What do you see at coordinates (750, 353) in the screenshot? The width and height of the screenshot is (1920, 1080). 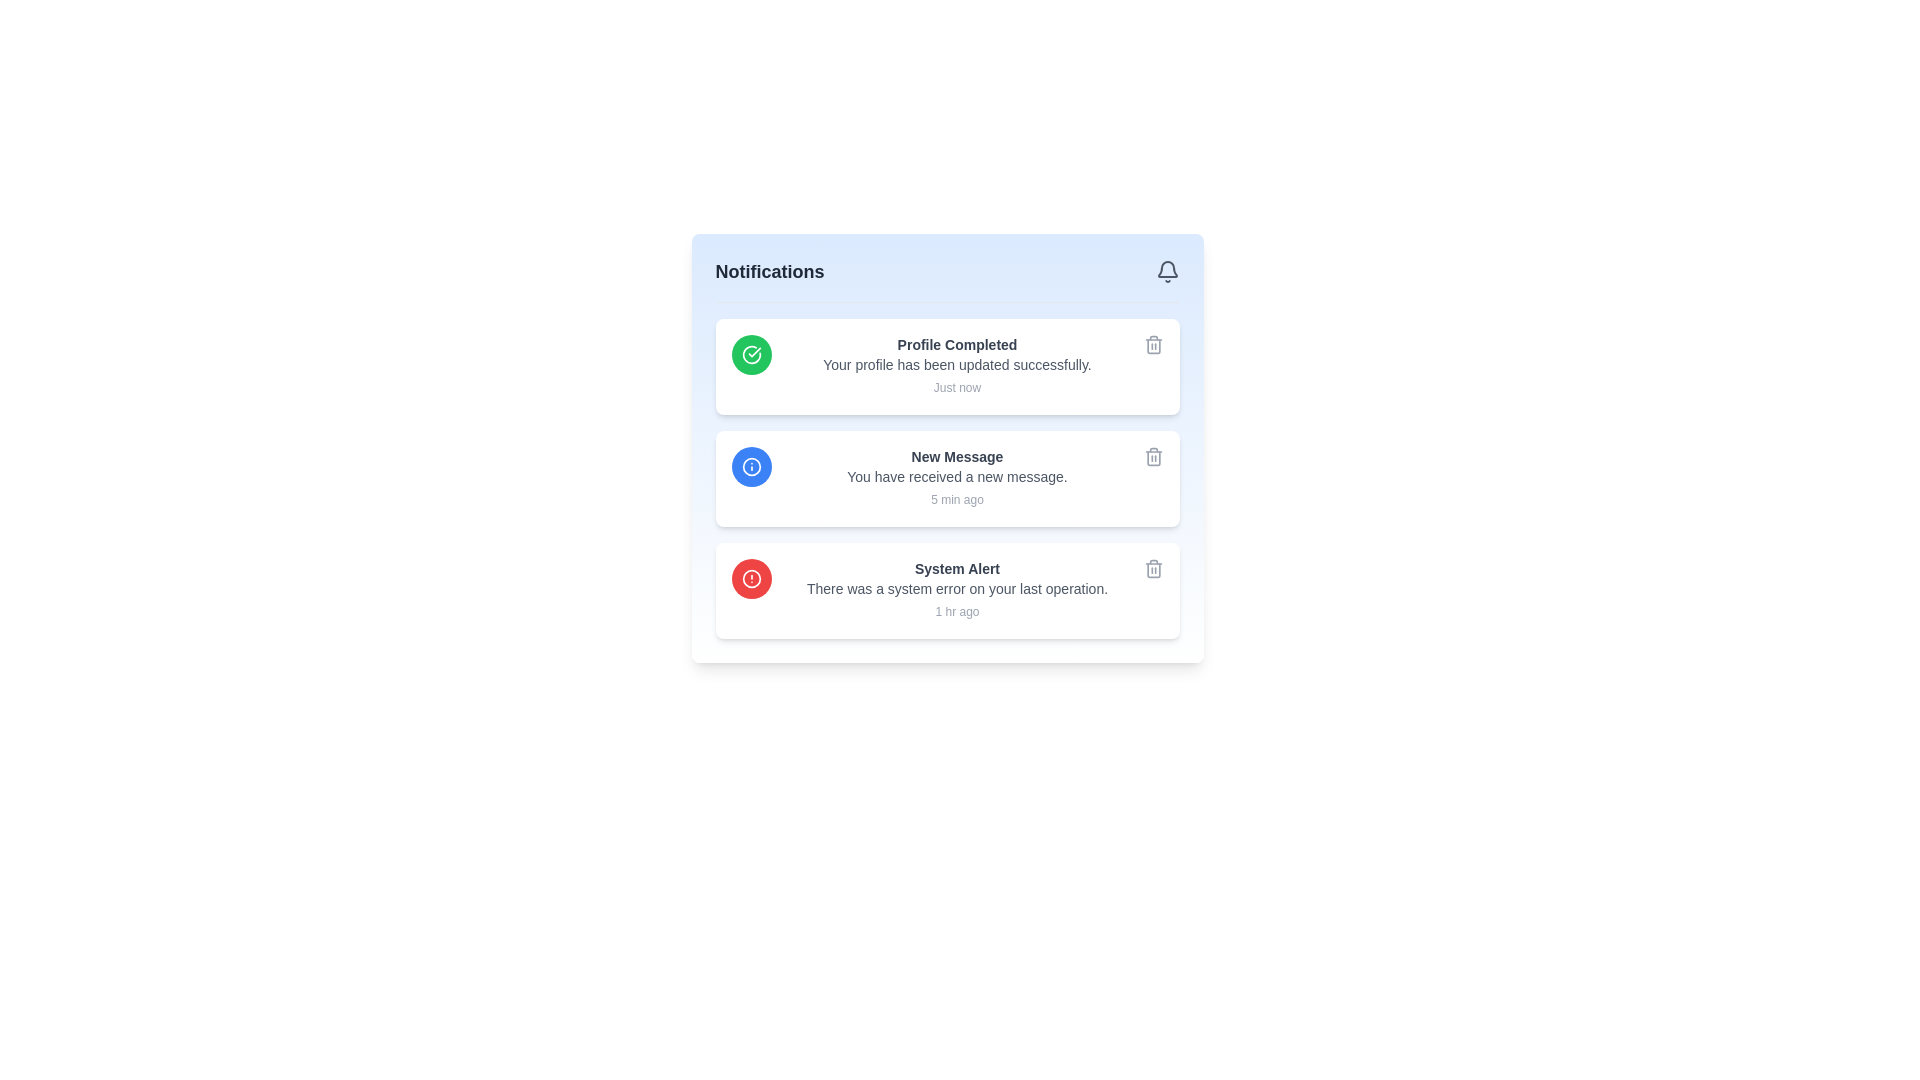 I see `the success icon element indicating 'Profile Completed' in the notification card` at bounding box center [750, 353].